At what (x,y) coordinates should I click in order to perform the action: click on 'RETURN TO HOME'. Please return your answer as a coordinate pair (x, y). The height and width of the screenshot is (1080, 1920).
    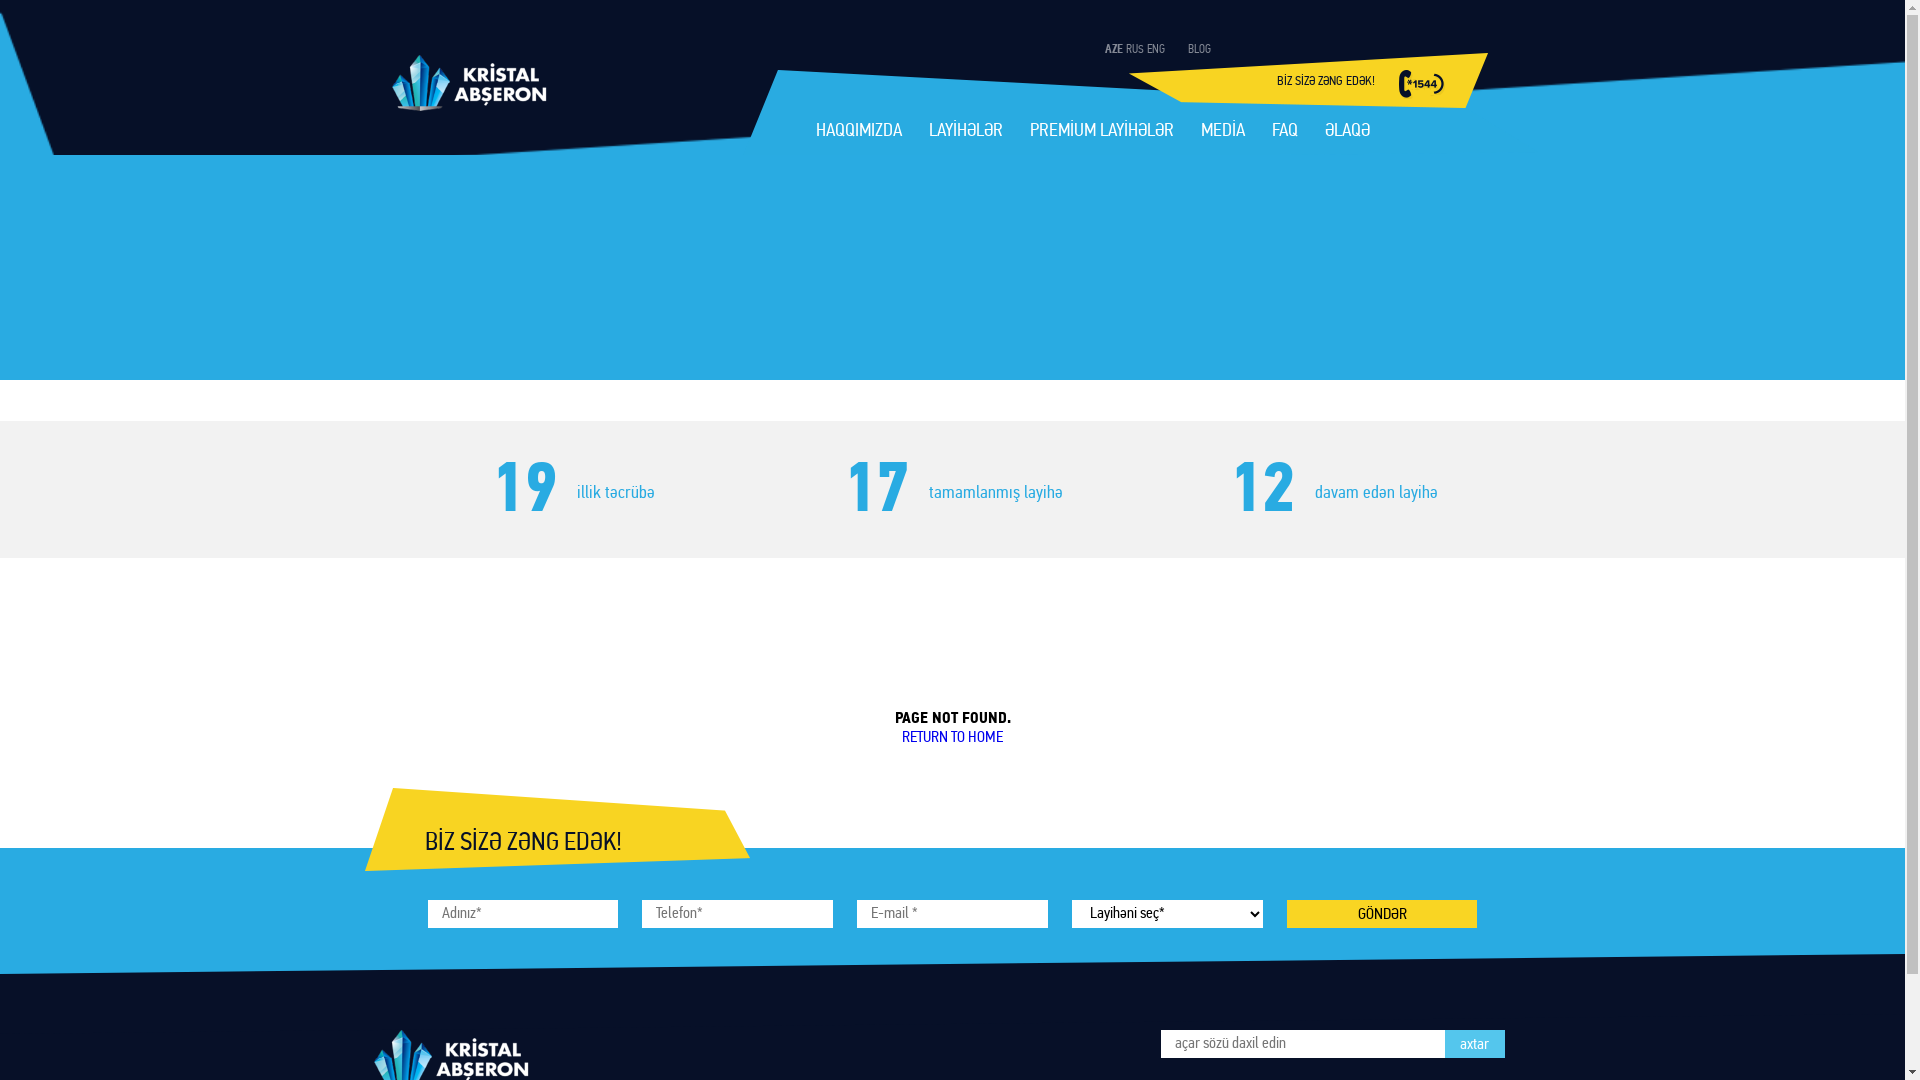
    Looking at the image, I should click on (951, 737).